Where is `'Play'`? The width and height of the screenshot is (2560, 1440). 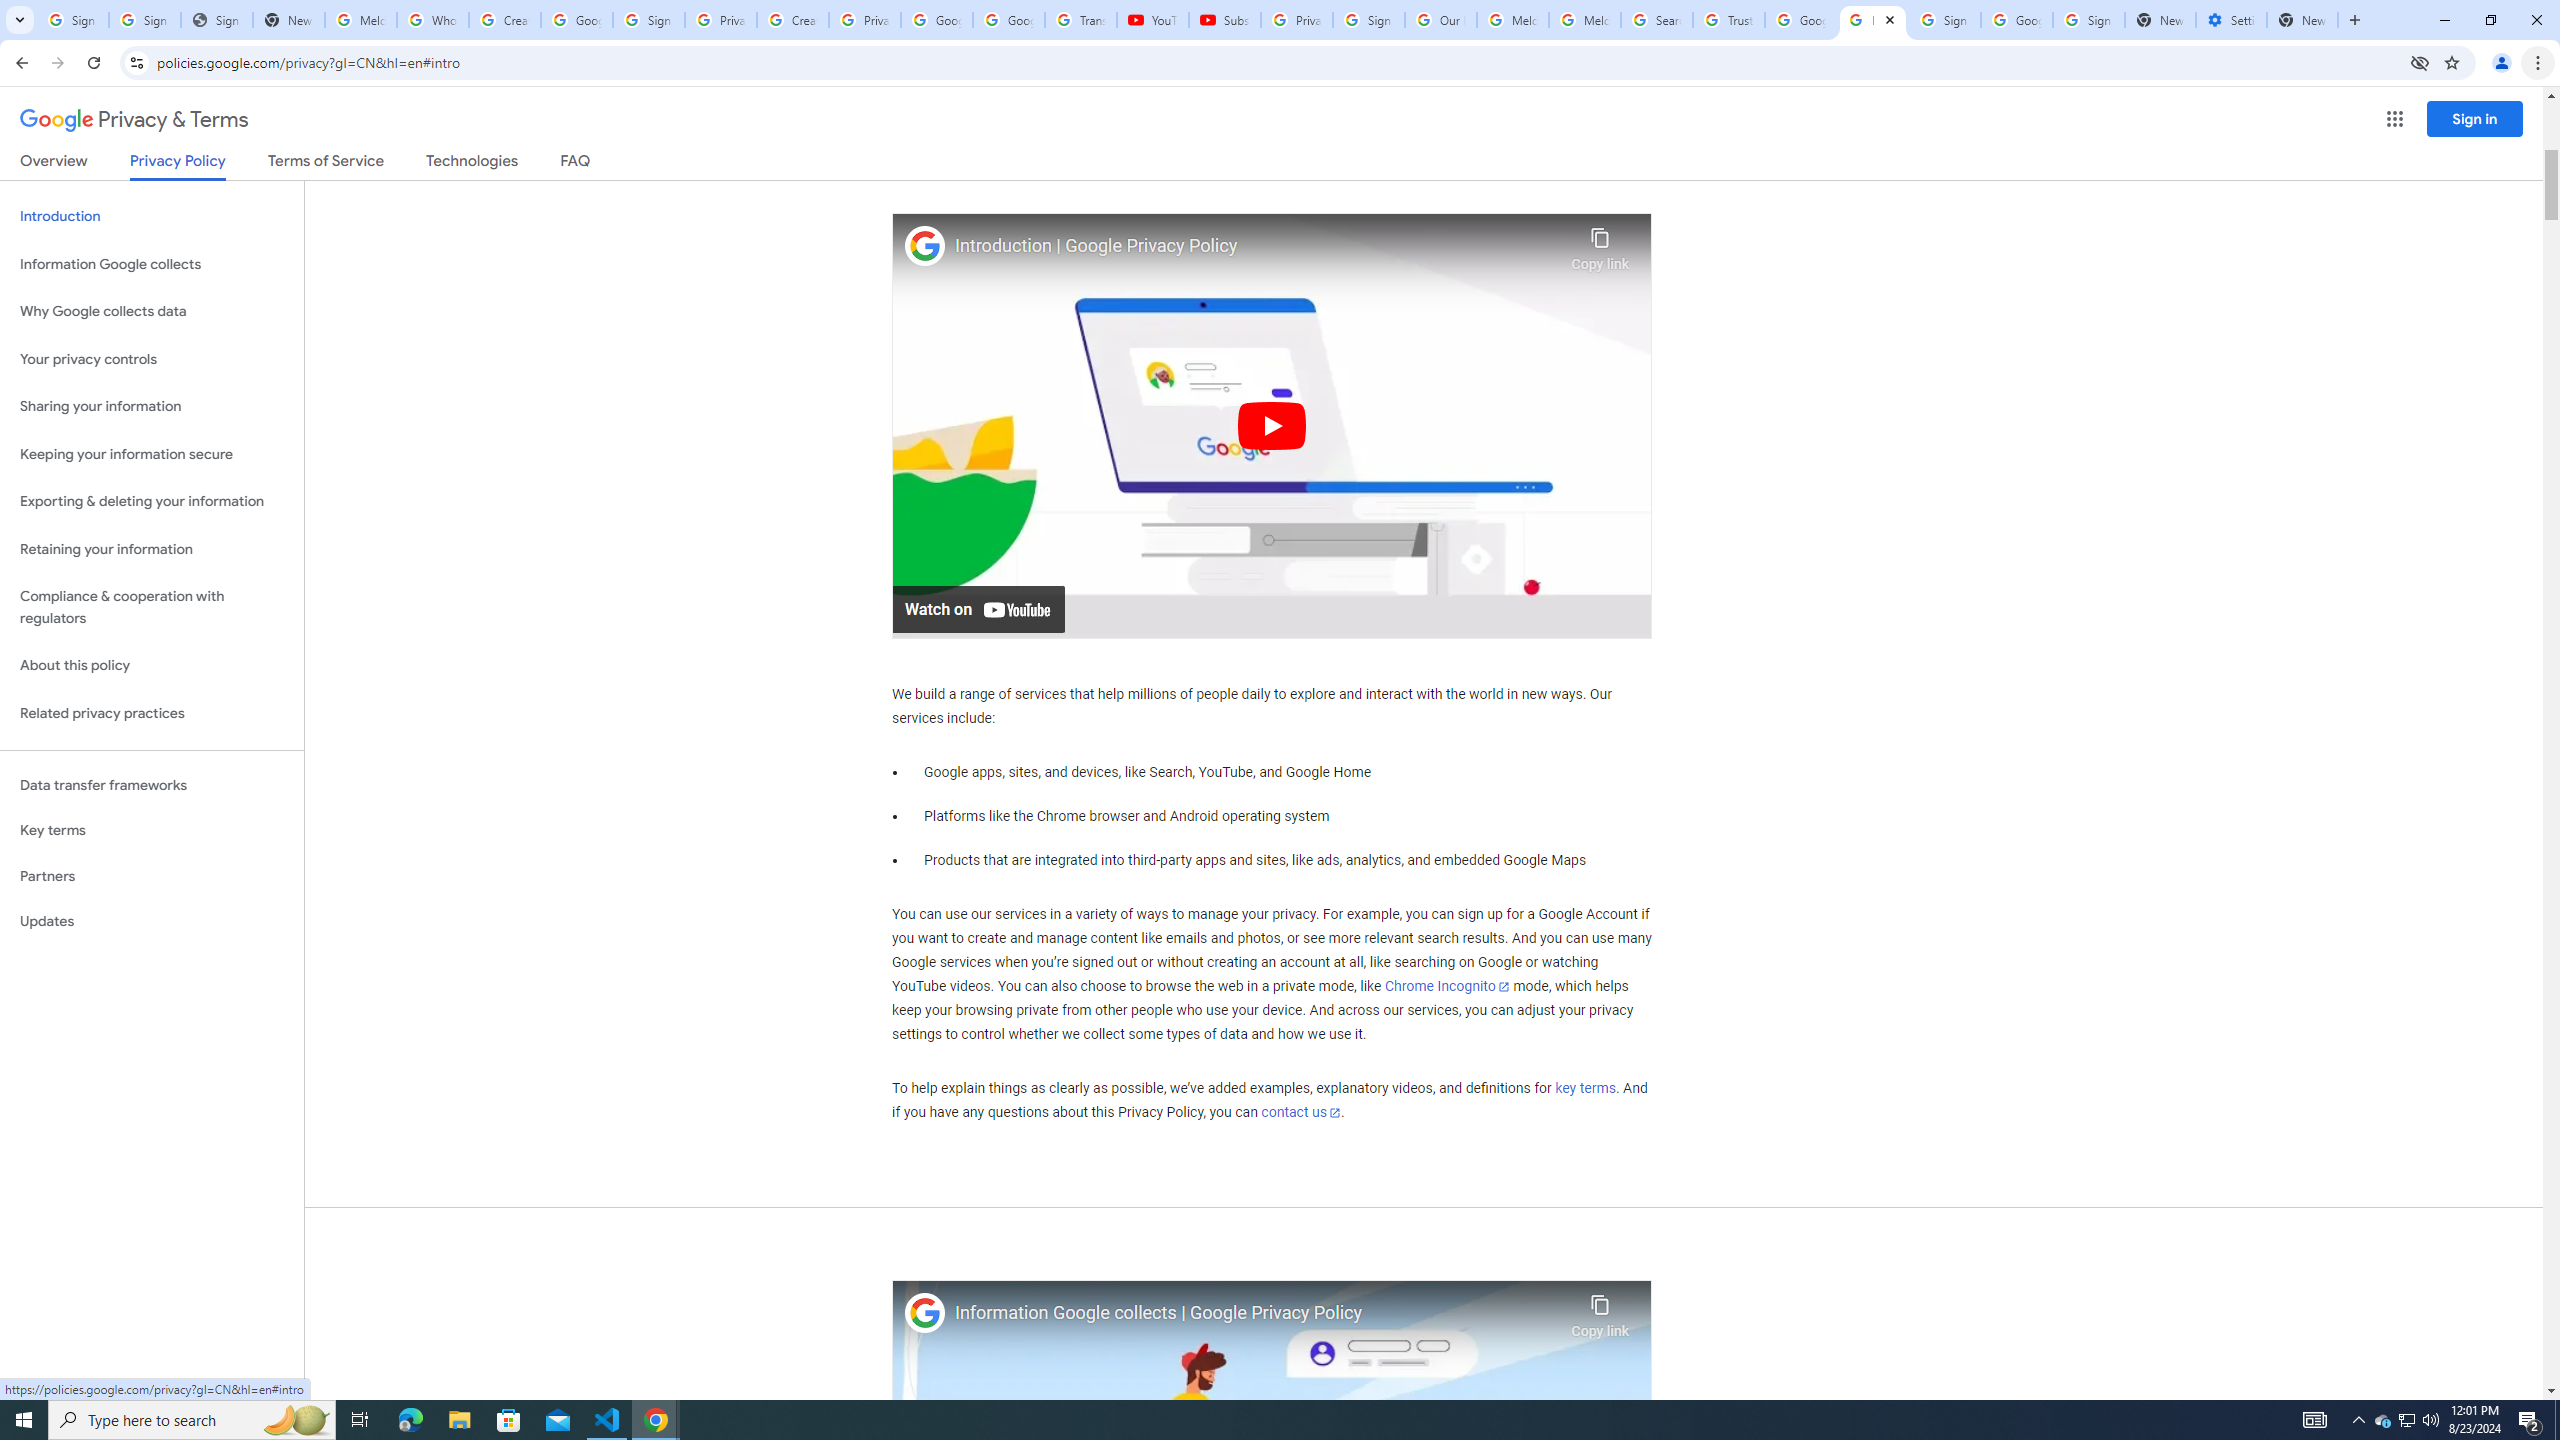 'Play' is located at coordinates (1271, 424).